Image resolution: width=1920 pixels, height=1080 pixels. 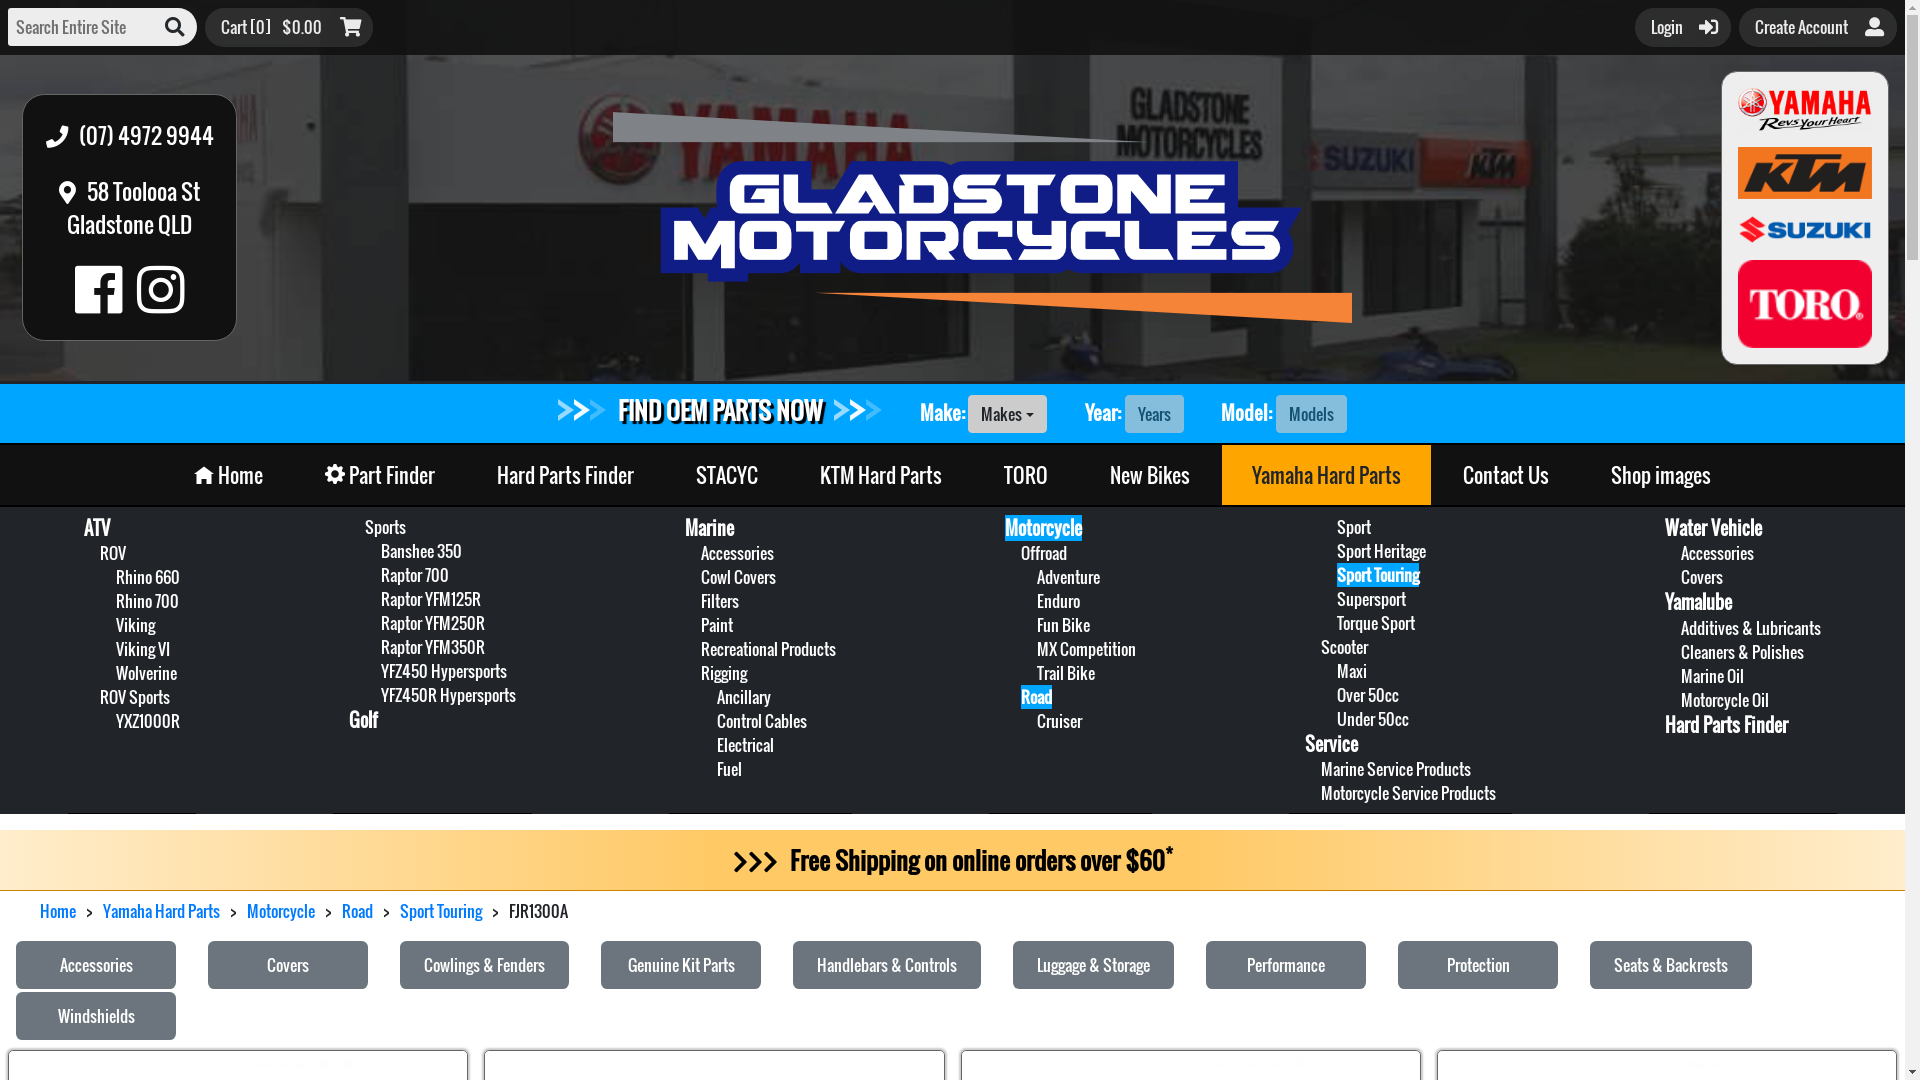 What do you see at coordinates (399, 963) in the screenshot?
I see `'Cowlings & Fenders'` at bounding box center [399, 963].